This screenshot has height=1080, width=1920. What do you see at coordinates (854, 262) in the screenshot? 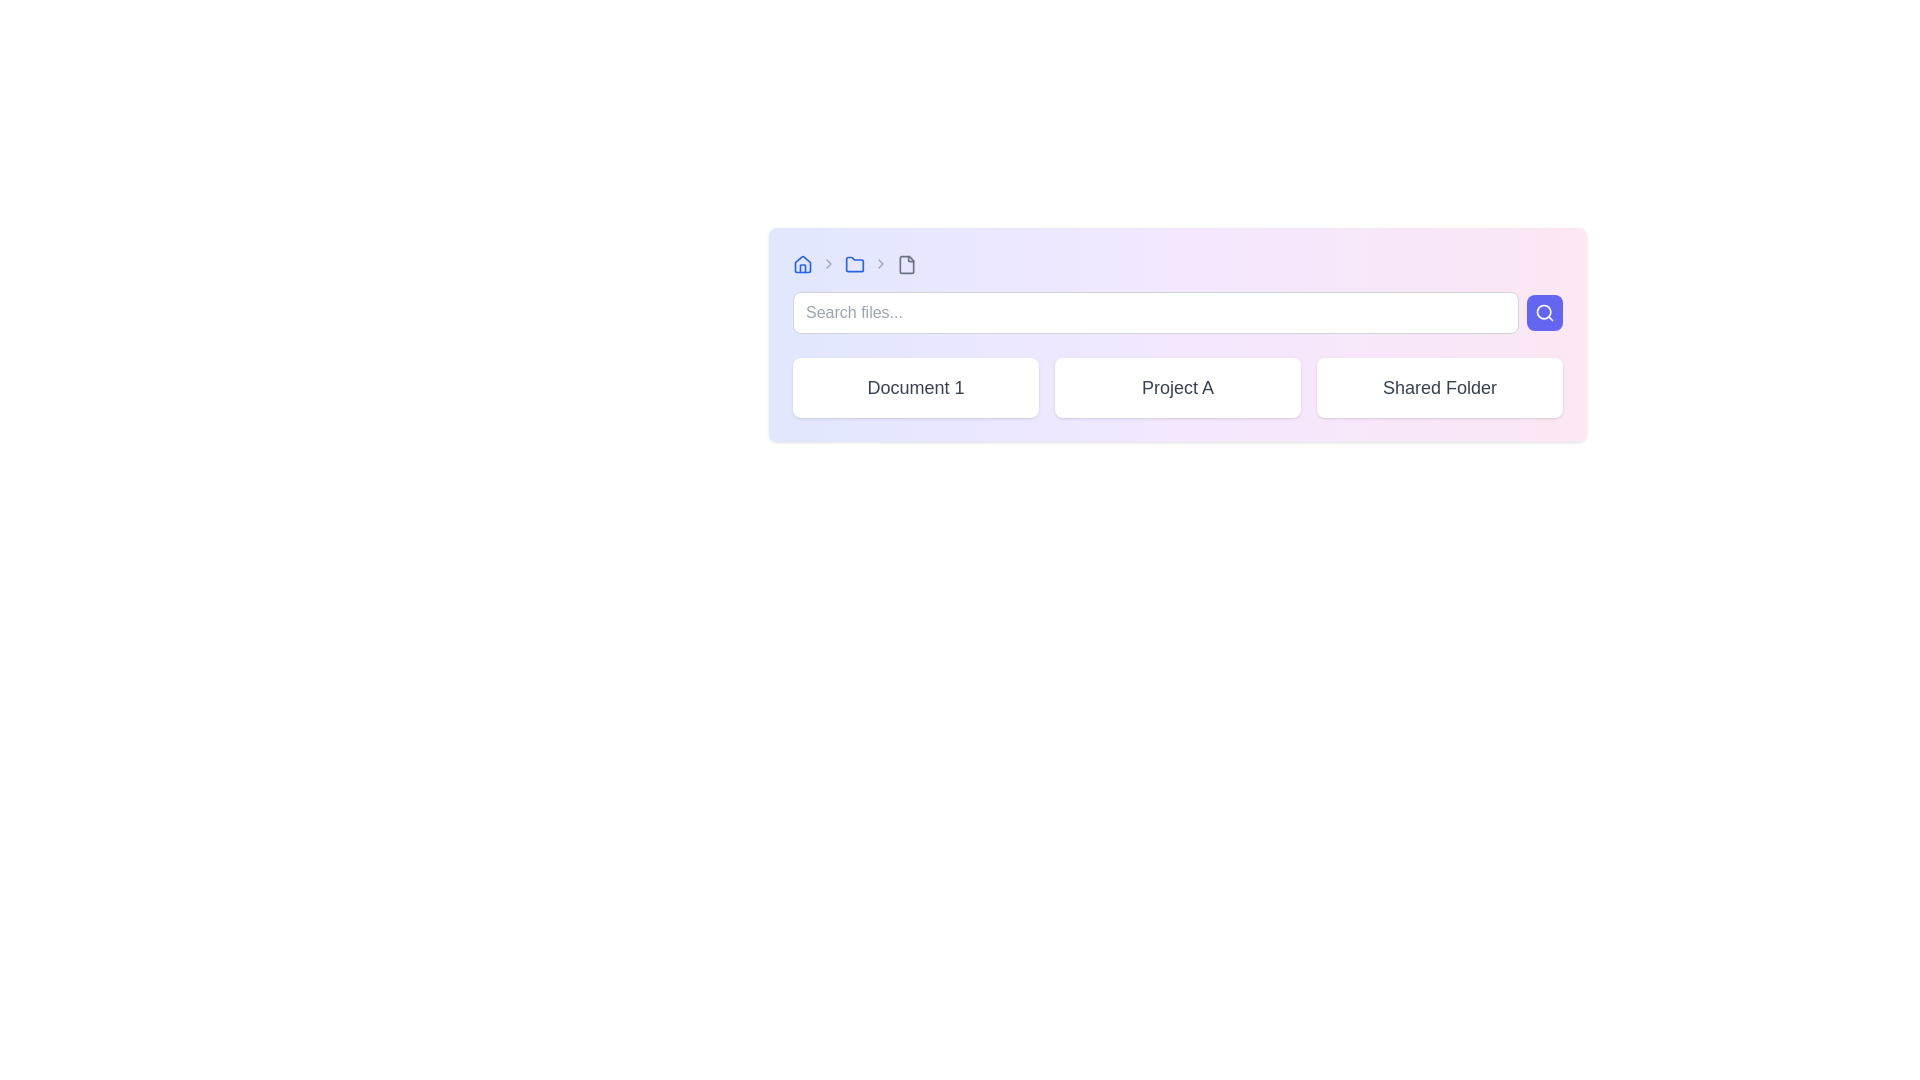
I see `the folder icon located in the top-left toolbar section` at bounding box center [854, 262].